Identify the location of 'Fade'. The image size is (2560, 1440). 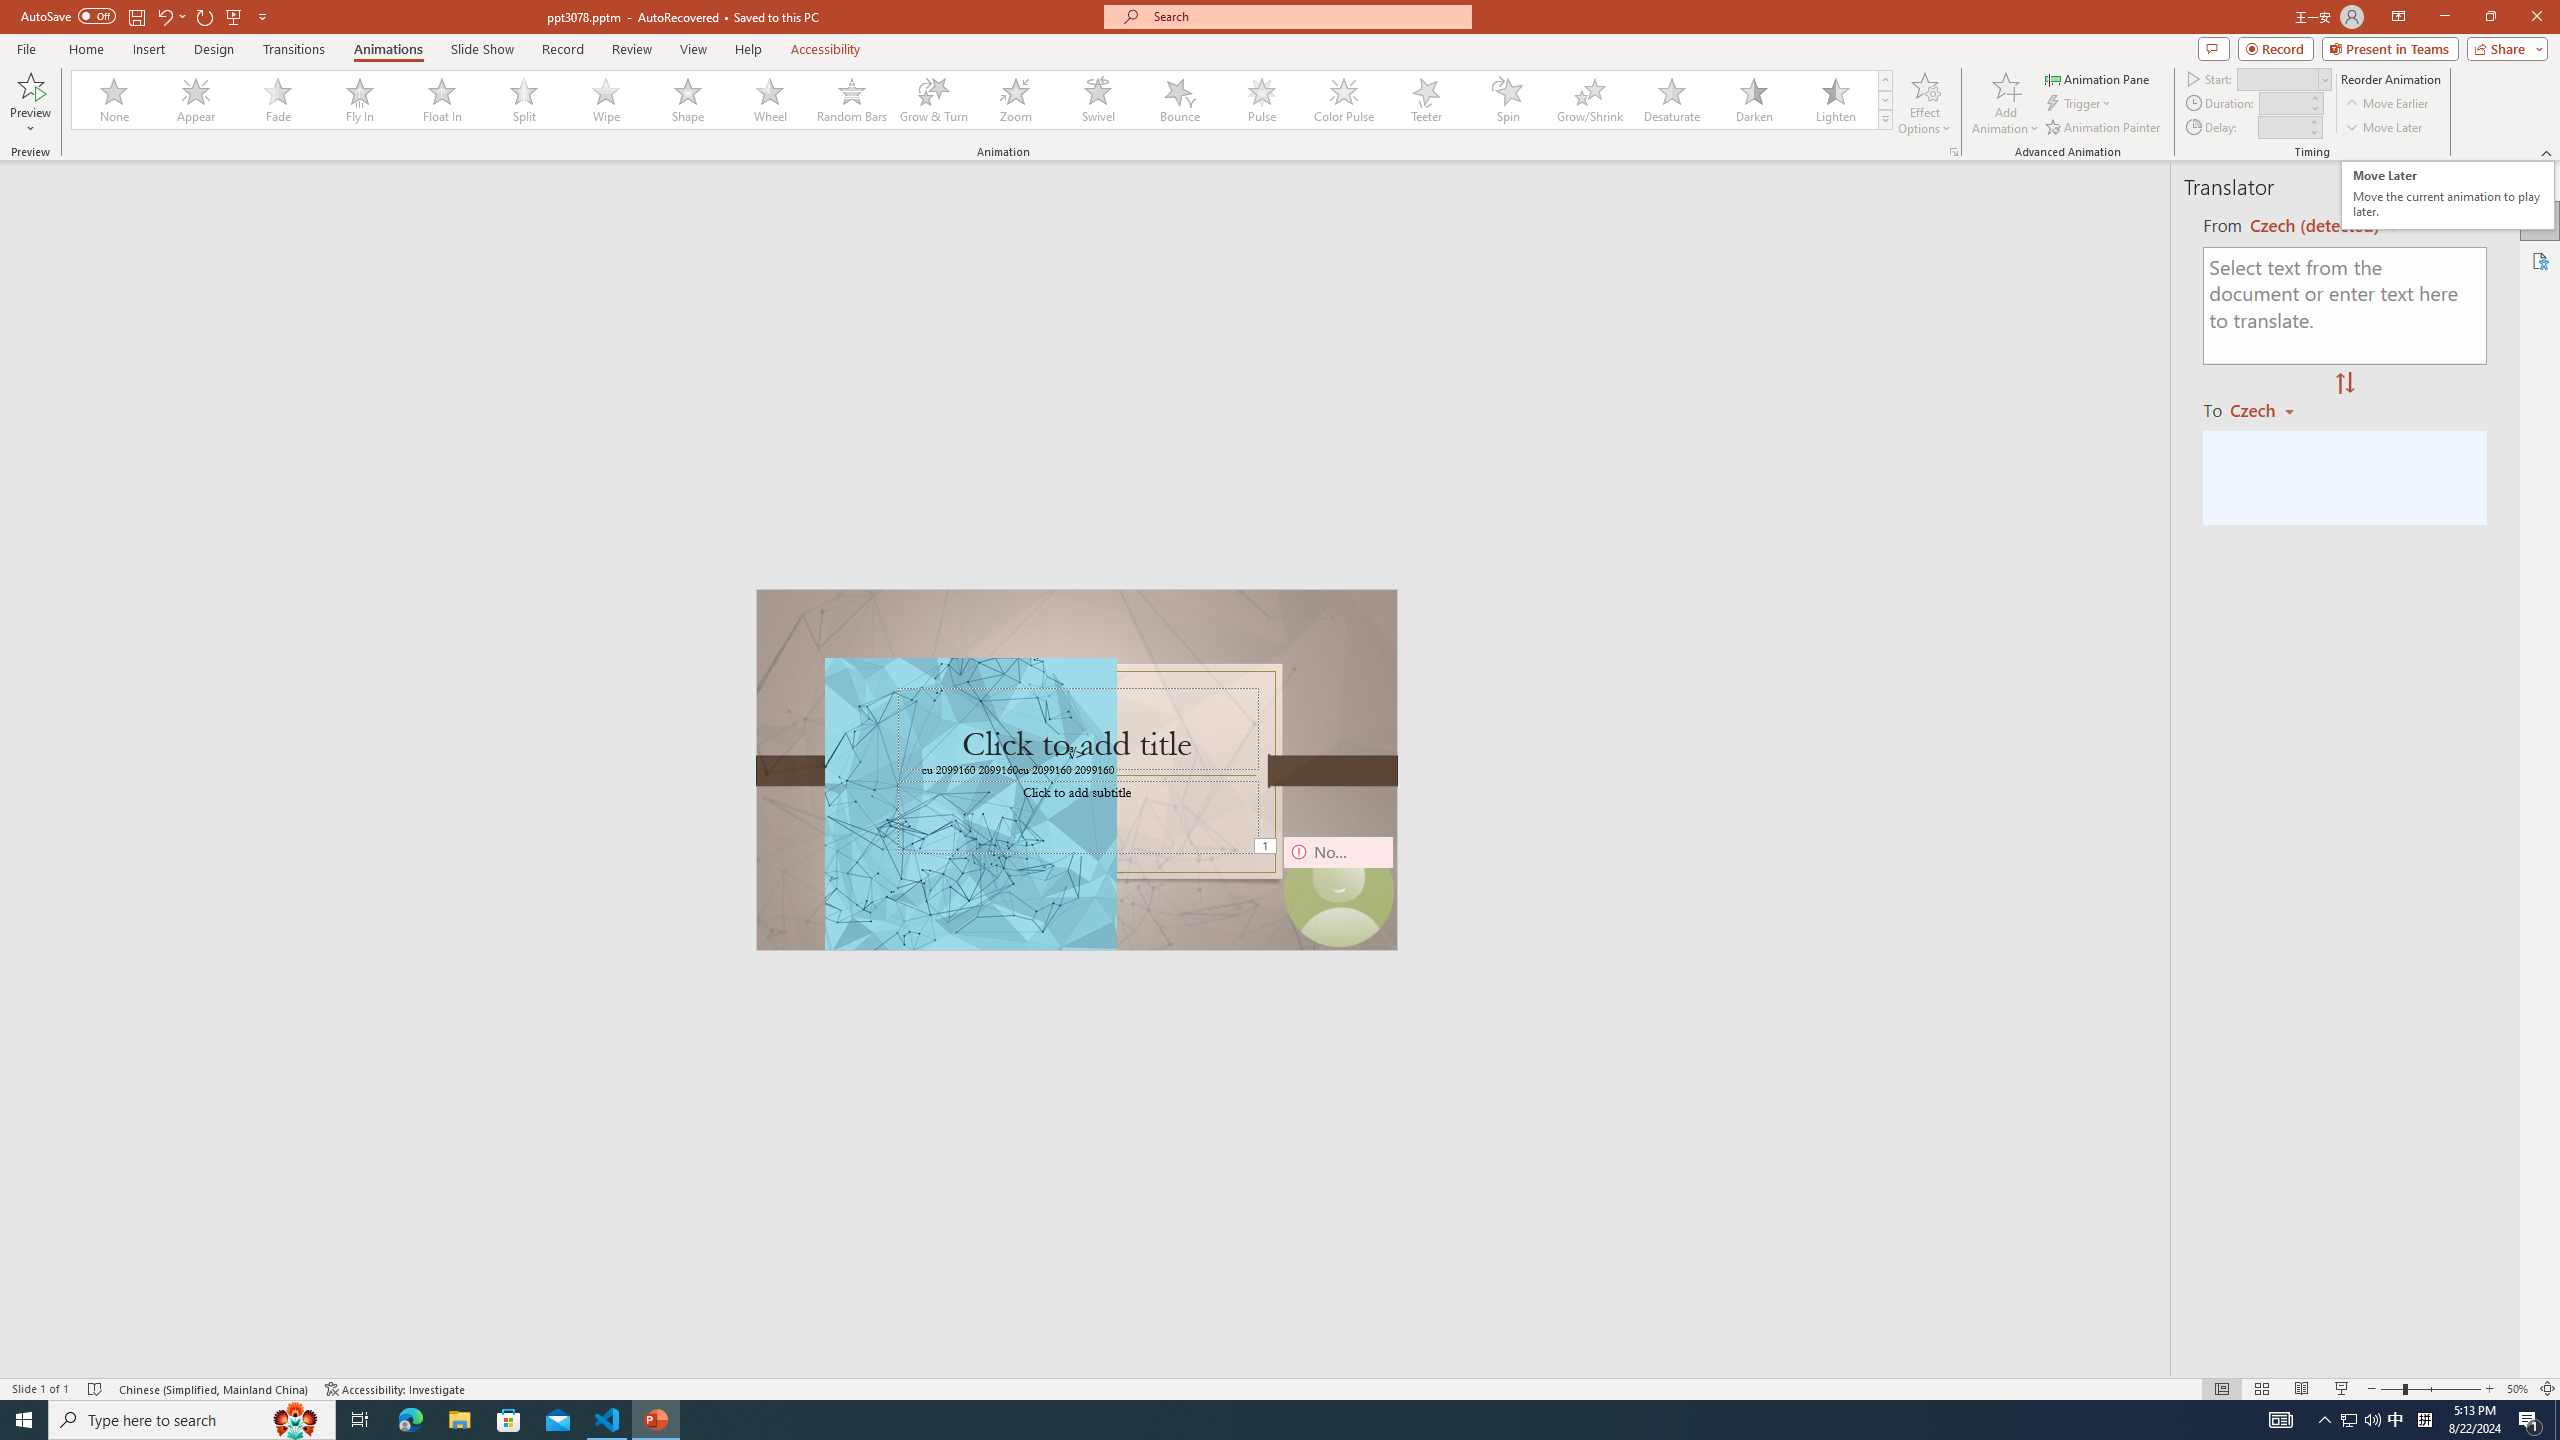
(278, 99).